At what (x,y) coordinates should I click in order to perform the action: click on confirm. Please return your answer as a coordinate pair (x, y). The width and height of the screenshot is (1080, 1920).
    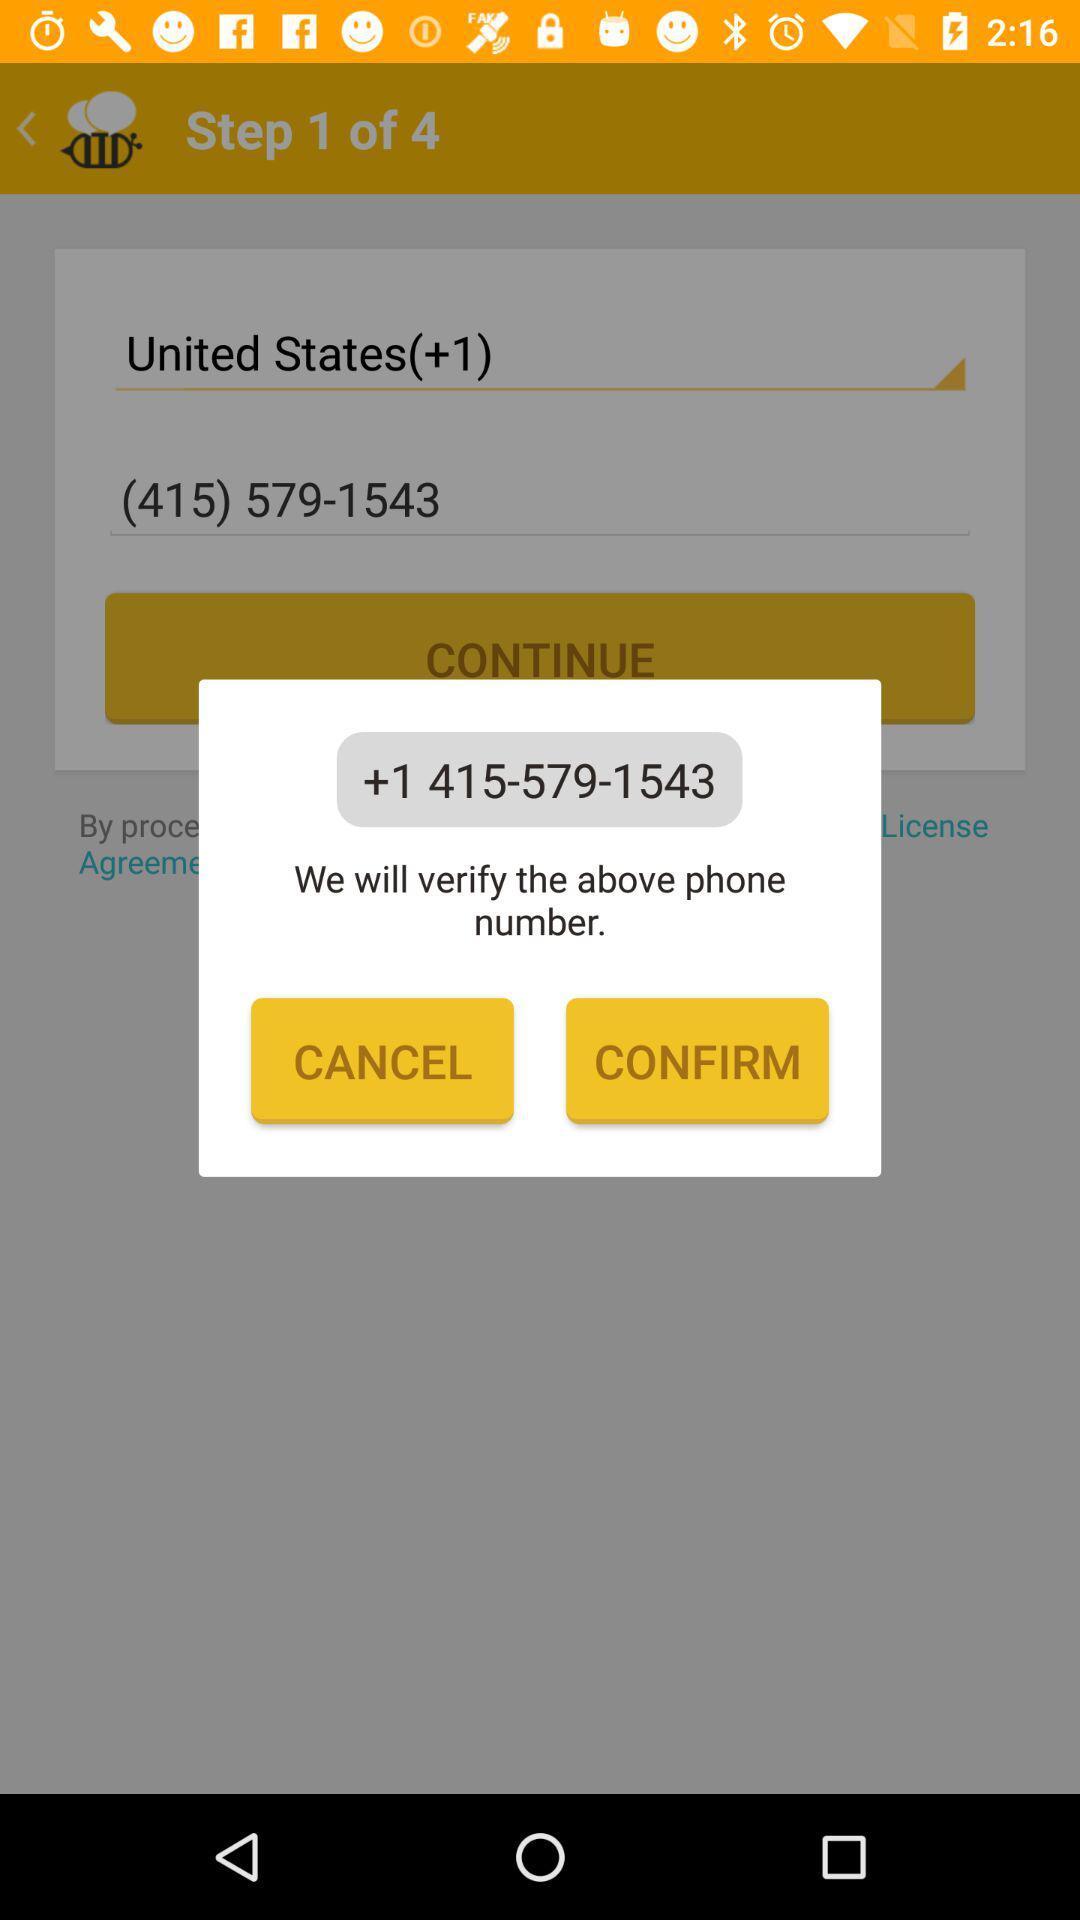
    Looking at the image, I should click on (696, 1060).